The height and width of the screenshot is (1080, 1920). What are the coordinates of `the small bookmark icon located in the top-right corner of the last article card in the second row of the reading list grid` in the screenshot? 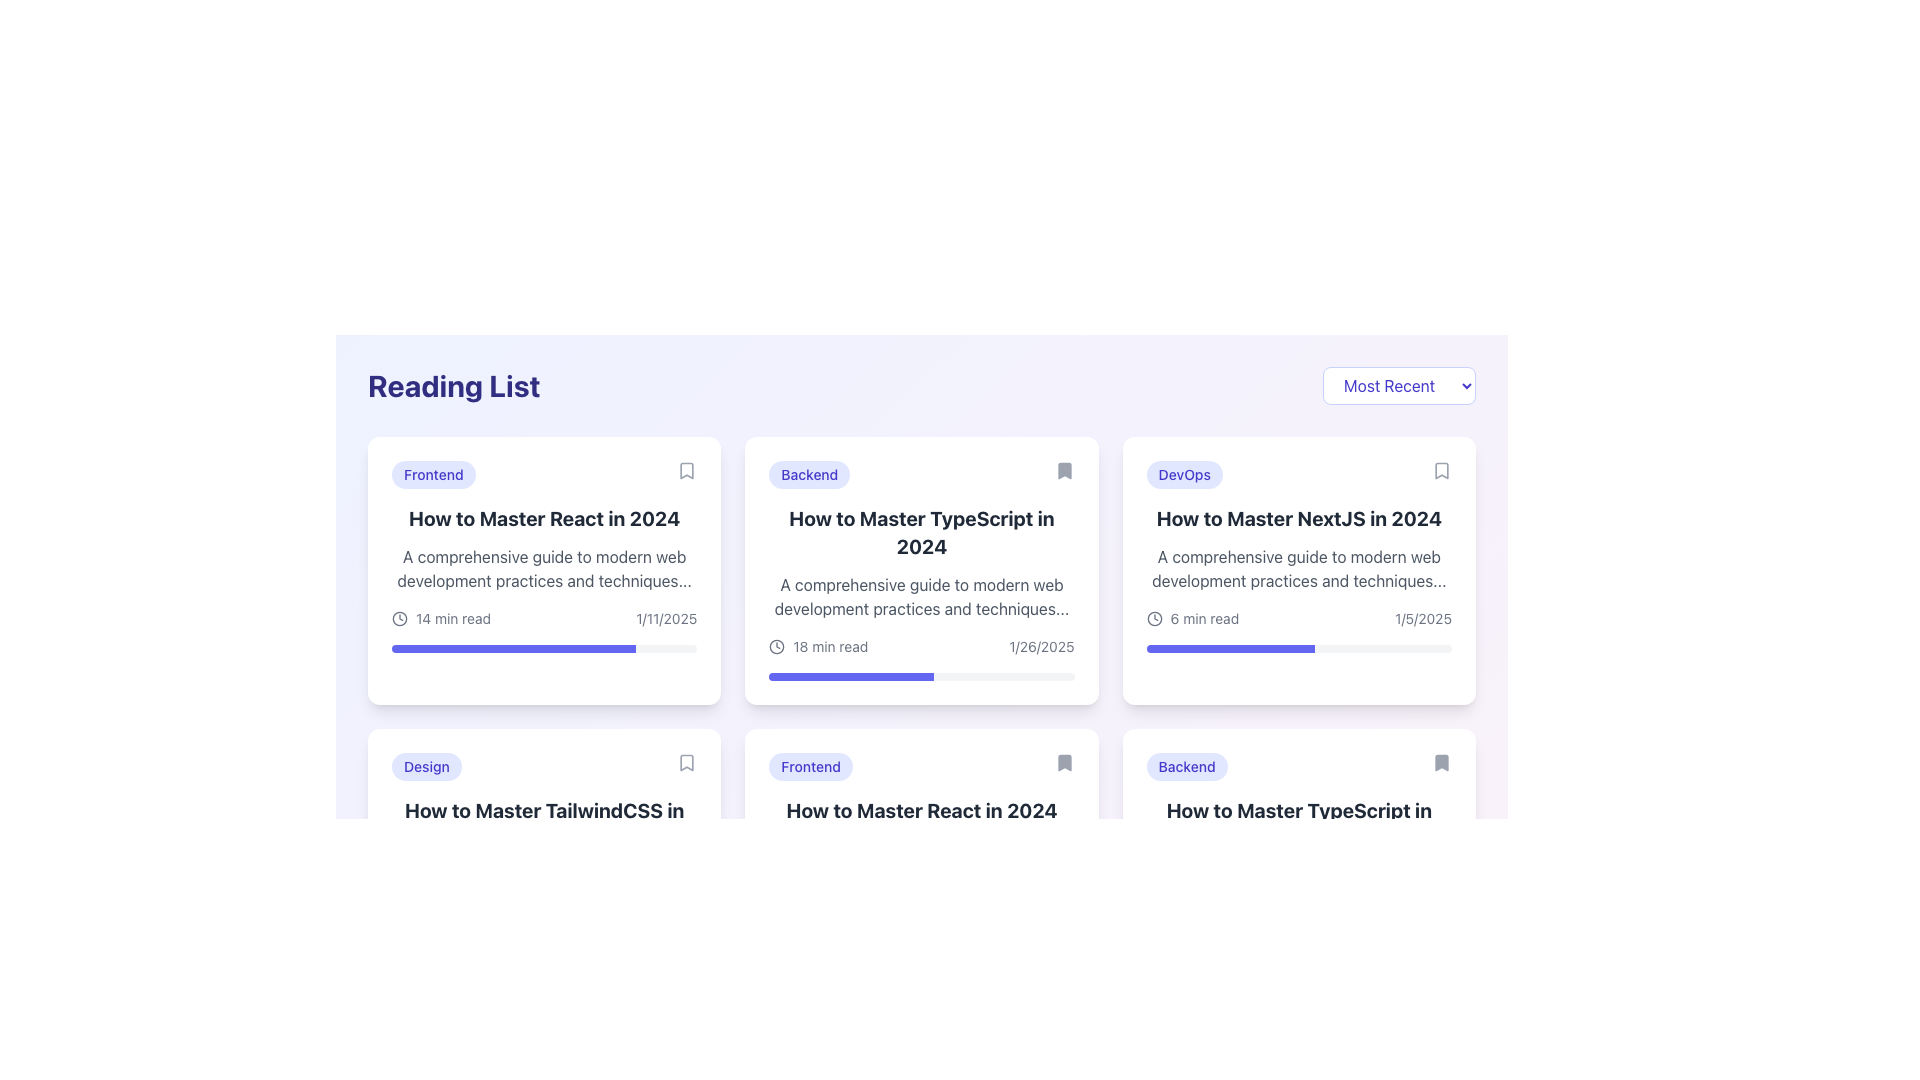 It's located at (1441, 763).